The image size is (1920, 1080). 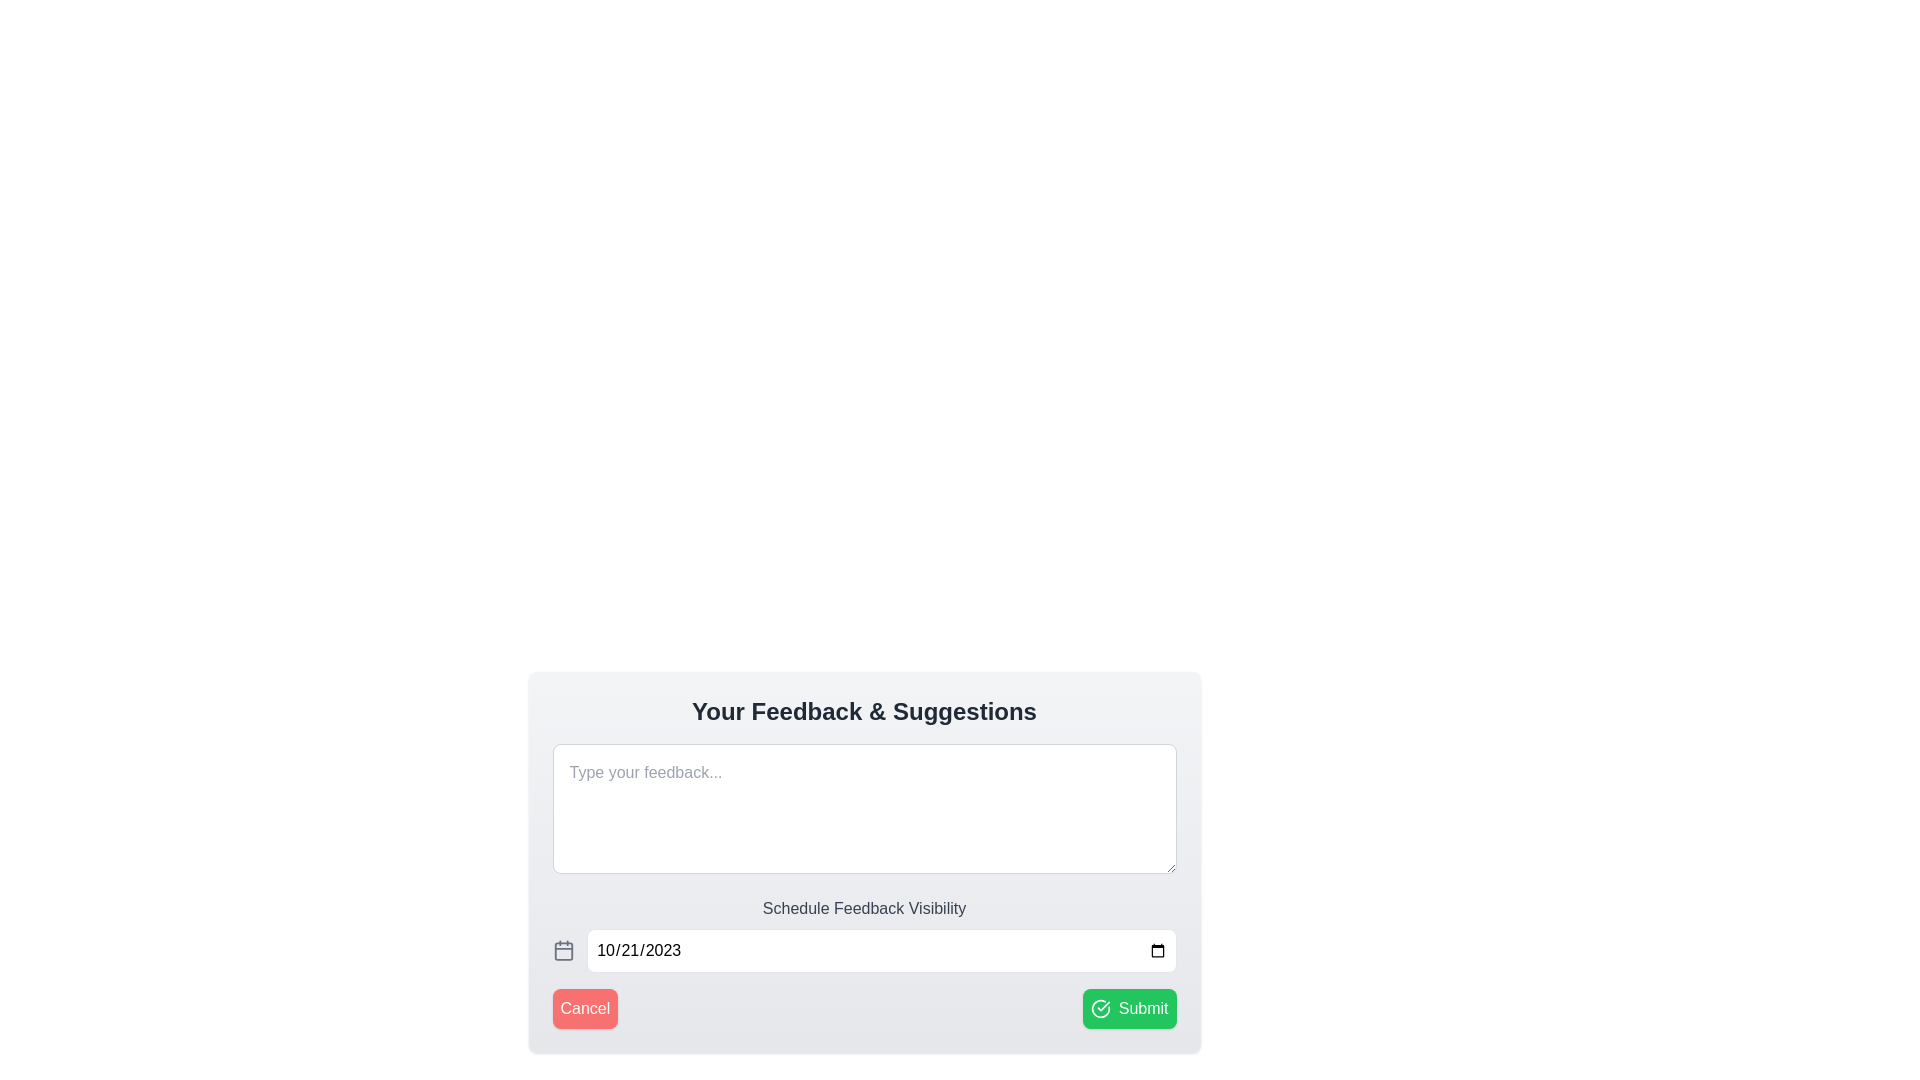 What do you see at coordinates (864, 711) in the screenshot?
I see `the static text heading that introduces the section for user feedback and suggestions, located at the top of the section above the input box` at bounding box center [864, 711].